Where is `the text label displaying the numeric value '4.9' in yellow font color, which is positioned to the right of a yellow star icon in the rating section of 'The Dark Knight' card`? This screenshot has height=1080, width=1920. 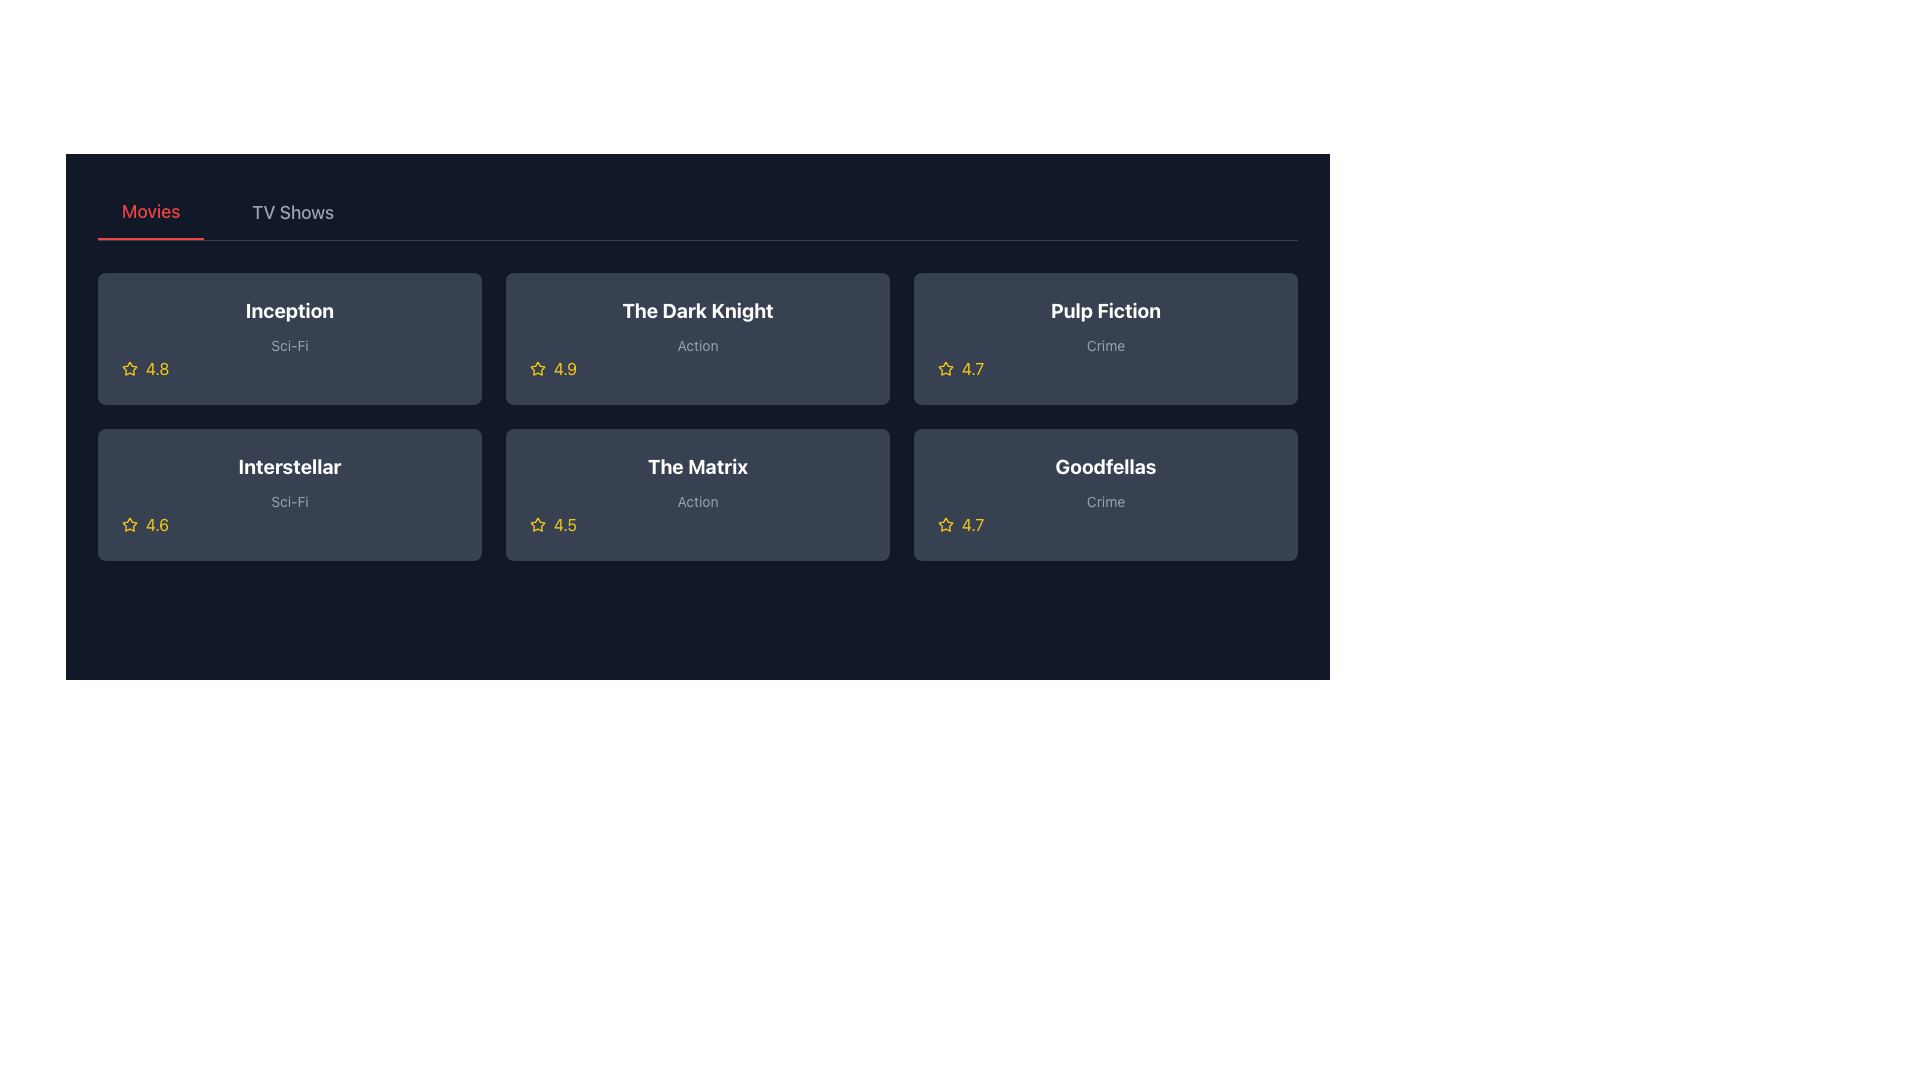 the text label displaying the numeric value '4.9' in yellow font color, which is positioned to the right of a yellow star icon in the rating section of 'The Dark Knight' card is located at coordinates (564, 369).